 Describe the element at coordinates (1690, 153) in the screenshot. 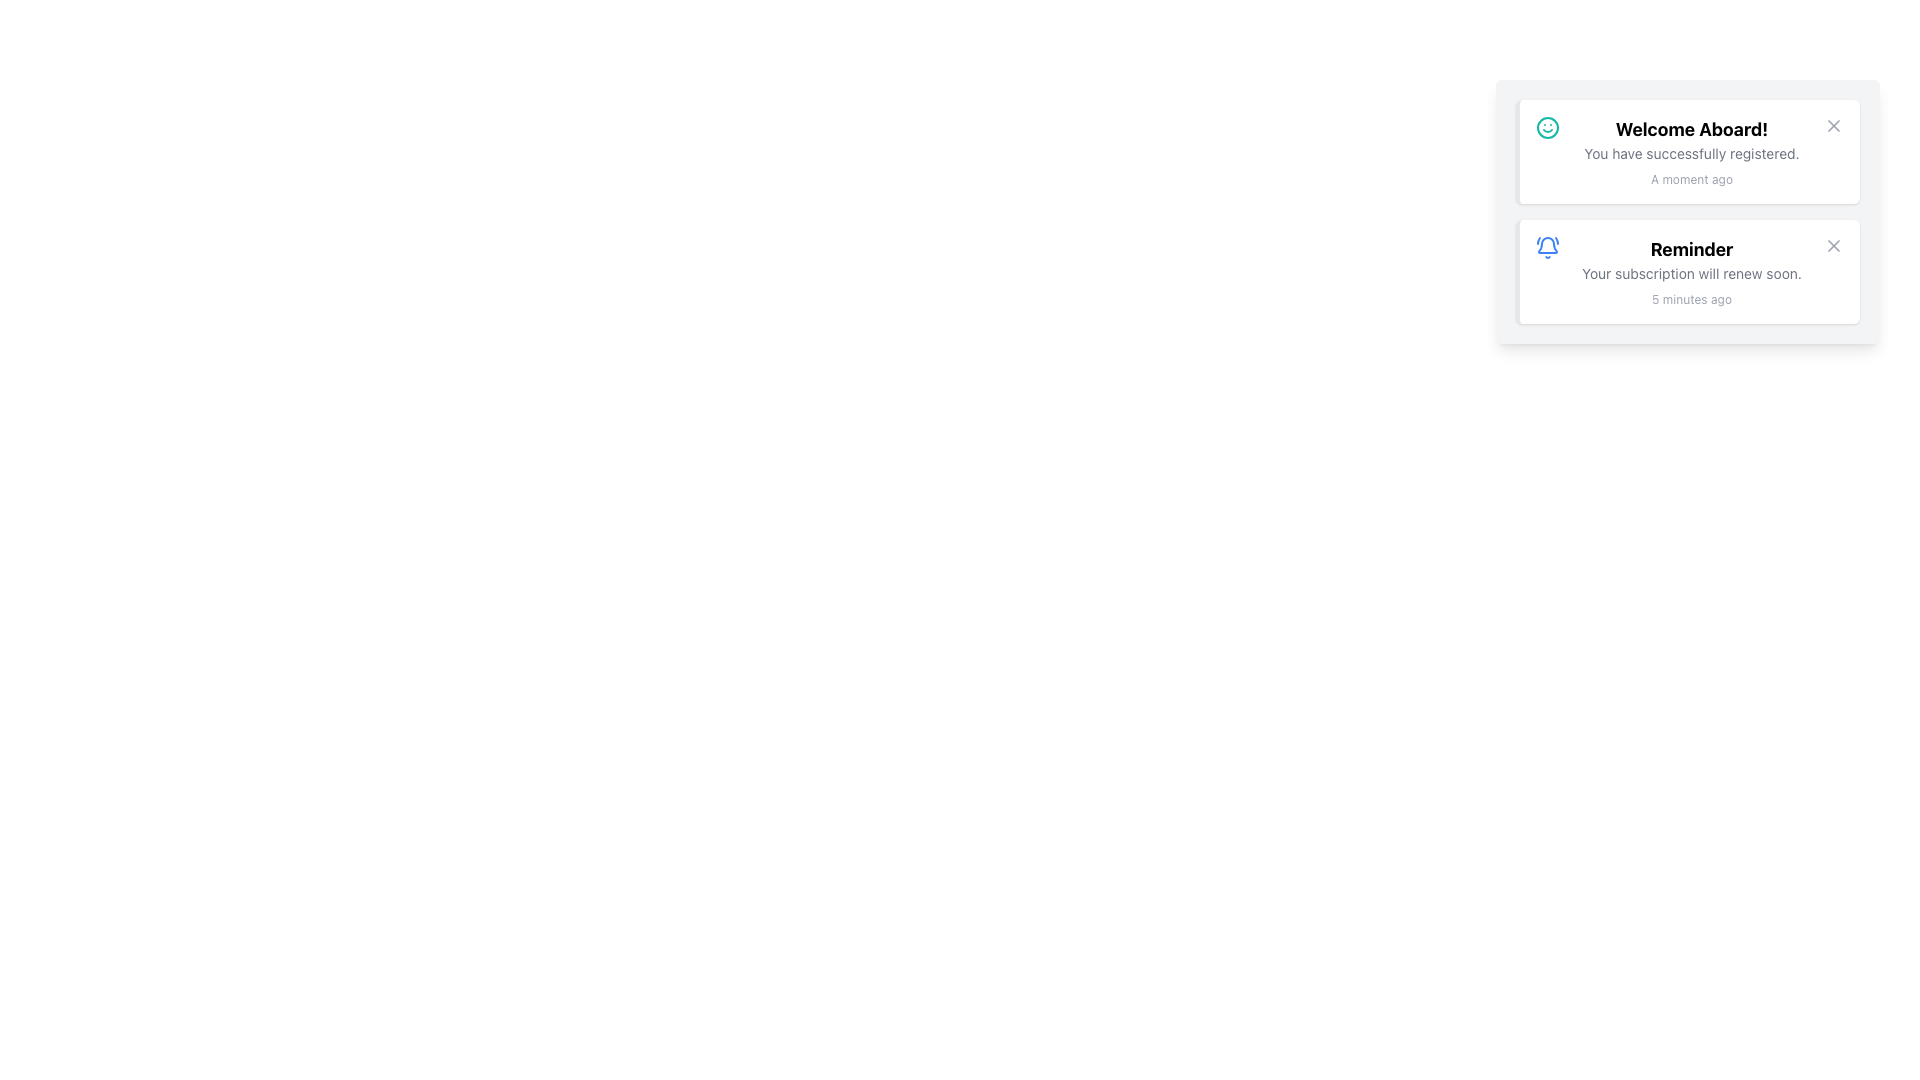

I see `text label displaying 'You have successfully registered.' which is styled in gray and positioned below the header 'Welcome Aboard!' within the notification card` at that location.